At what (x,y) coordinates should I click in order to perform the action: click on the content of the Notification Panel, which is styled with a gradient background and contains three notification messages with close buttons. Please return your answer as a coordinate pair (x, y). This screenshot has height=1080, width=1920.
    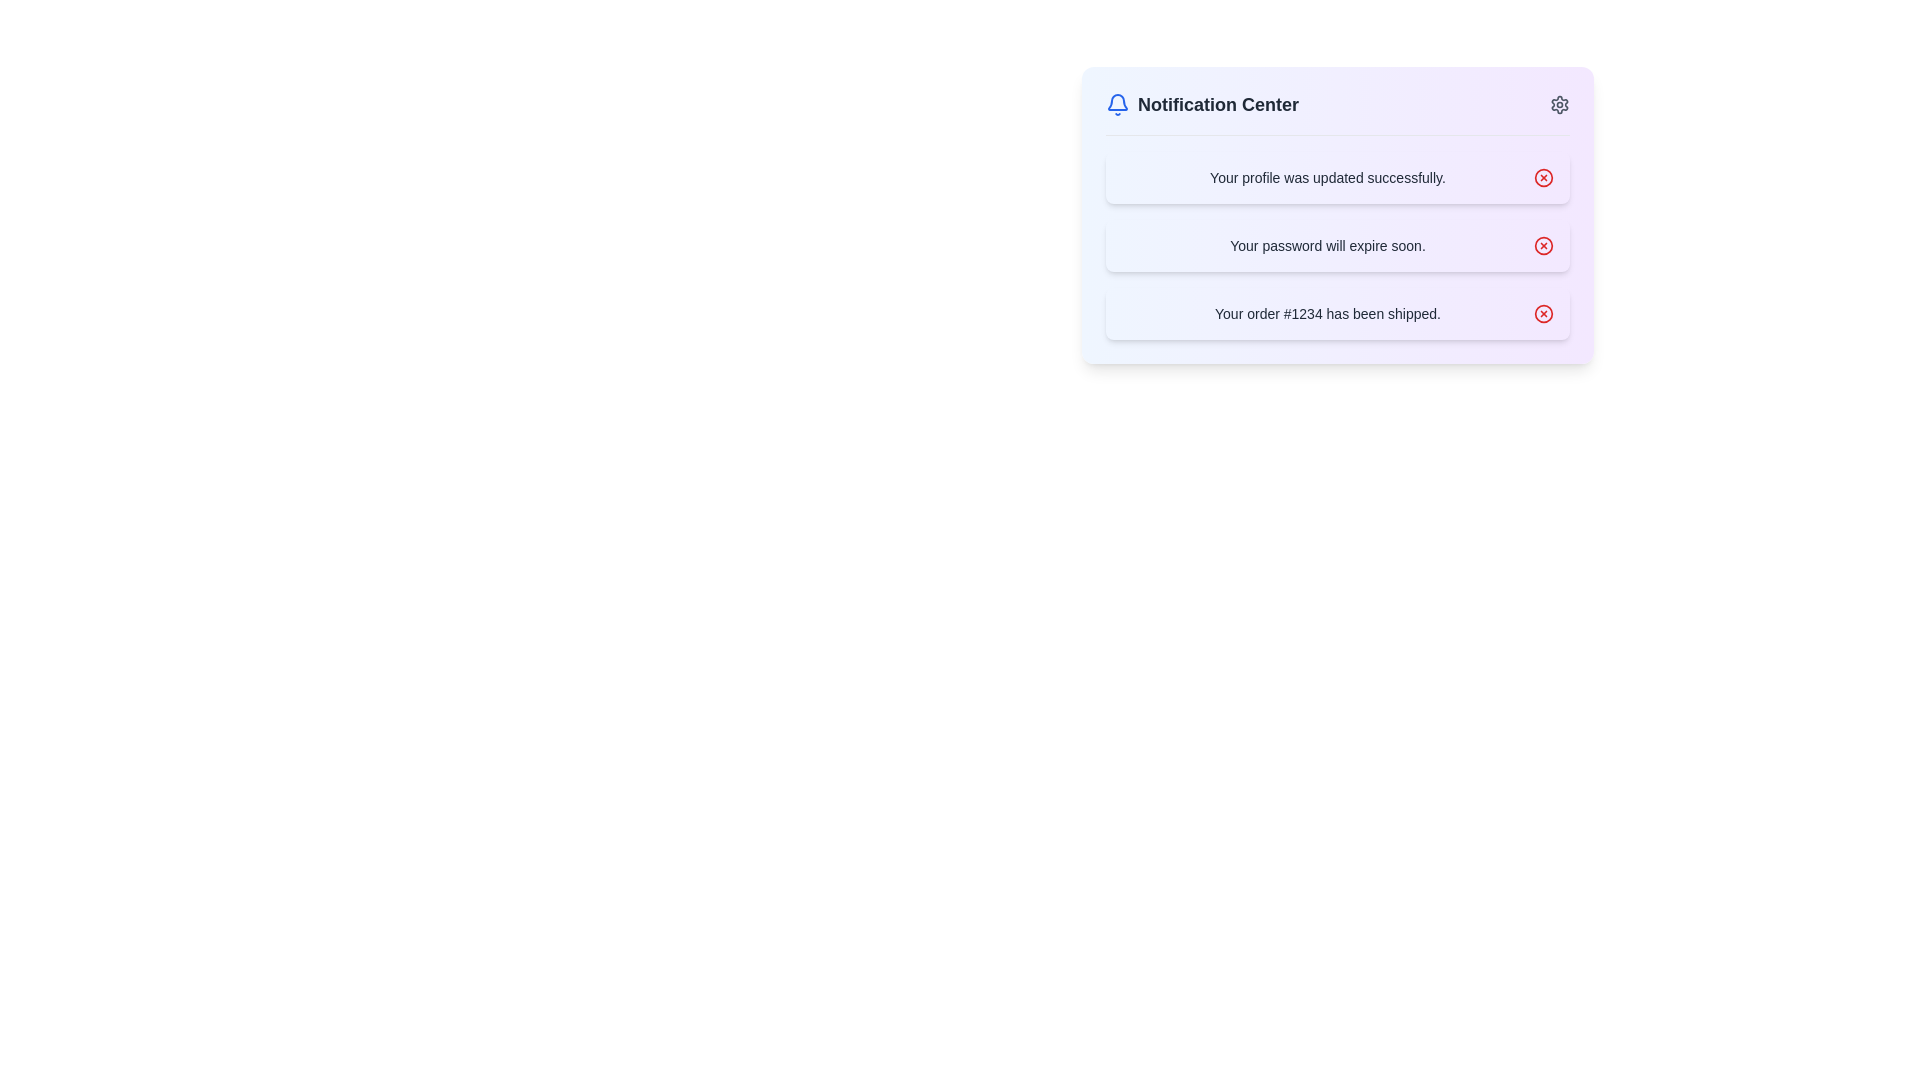
    Looking at the image, I should click on (1338, 215).